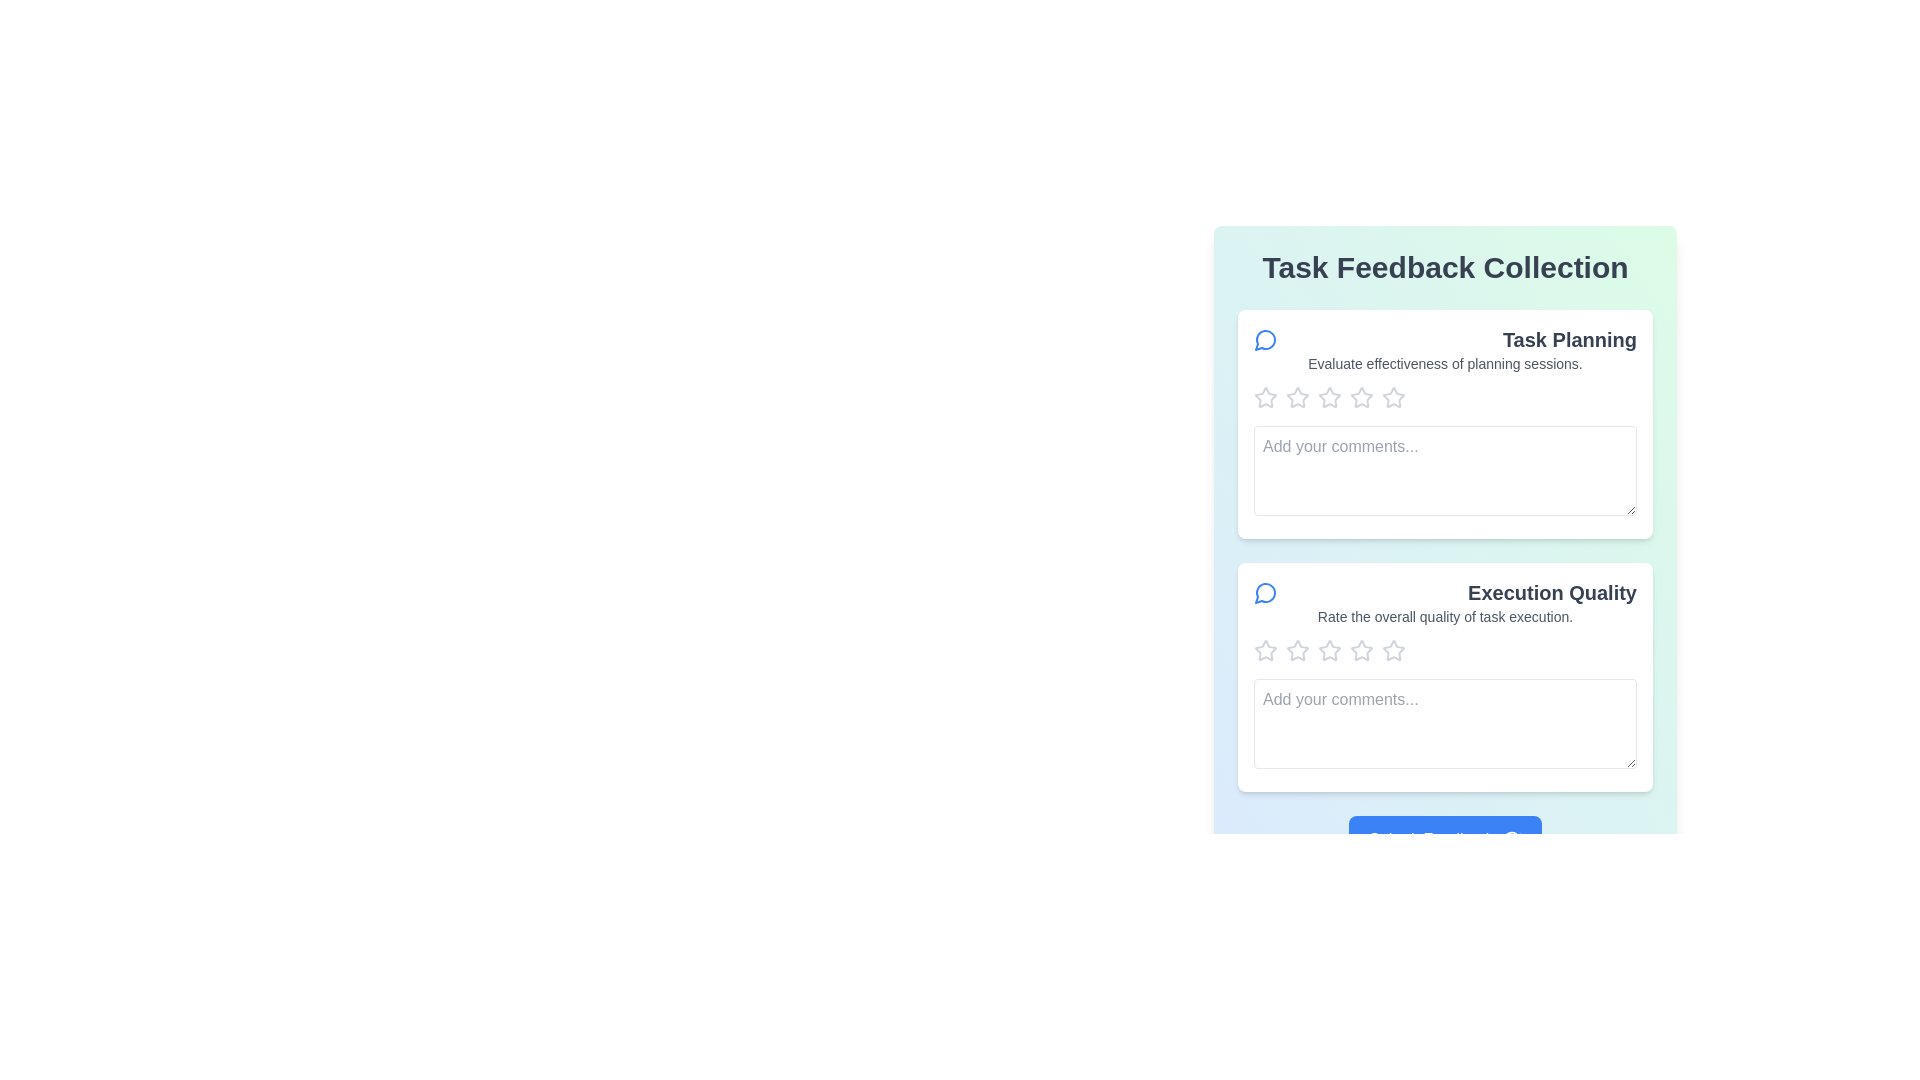  What do you see at coordinates (1445, 840) in the screenshot?
I see `the feedback submission button located at the bottom of the feedback sections for 'Task Planning' and 'Execution Quality'` at bounding box center [1445, 840].